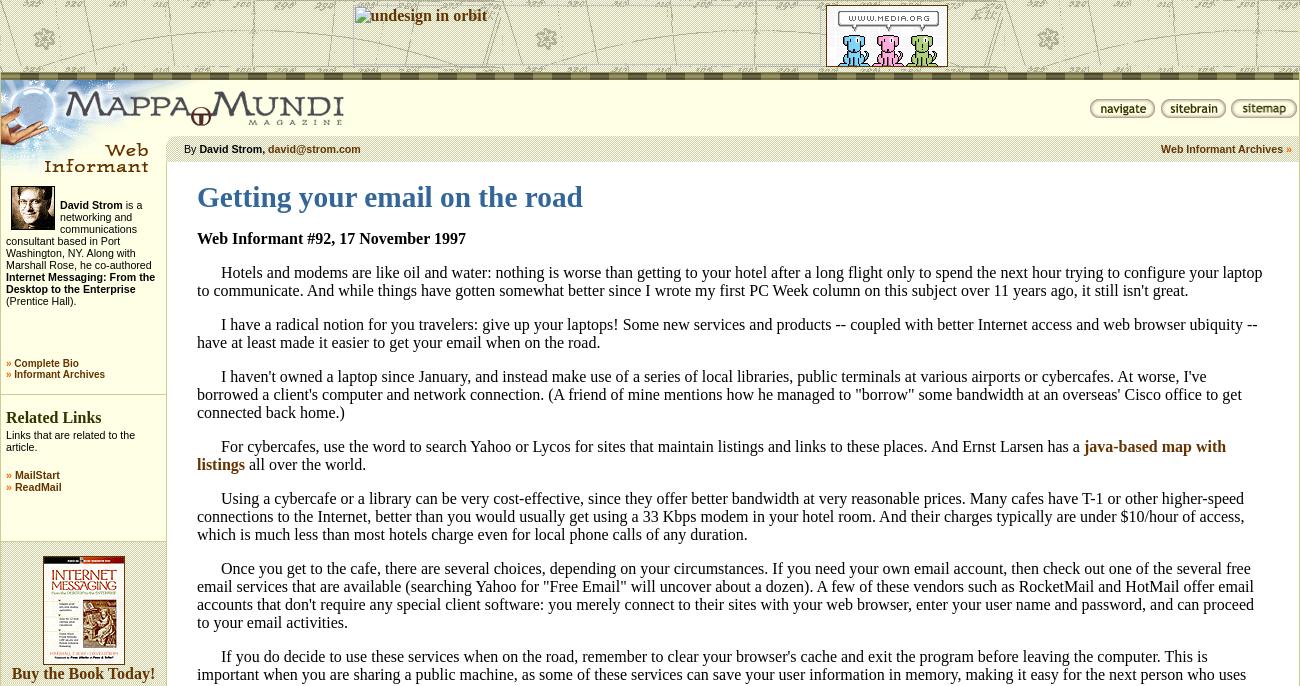  I want to click on 'Internet Messaging: From the Desktop to the Enterprise', so click(80, 282).